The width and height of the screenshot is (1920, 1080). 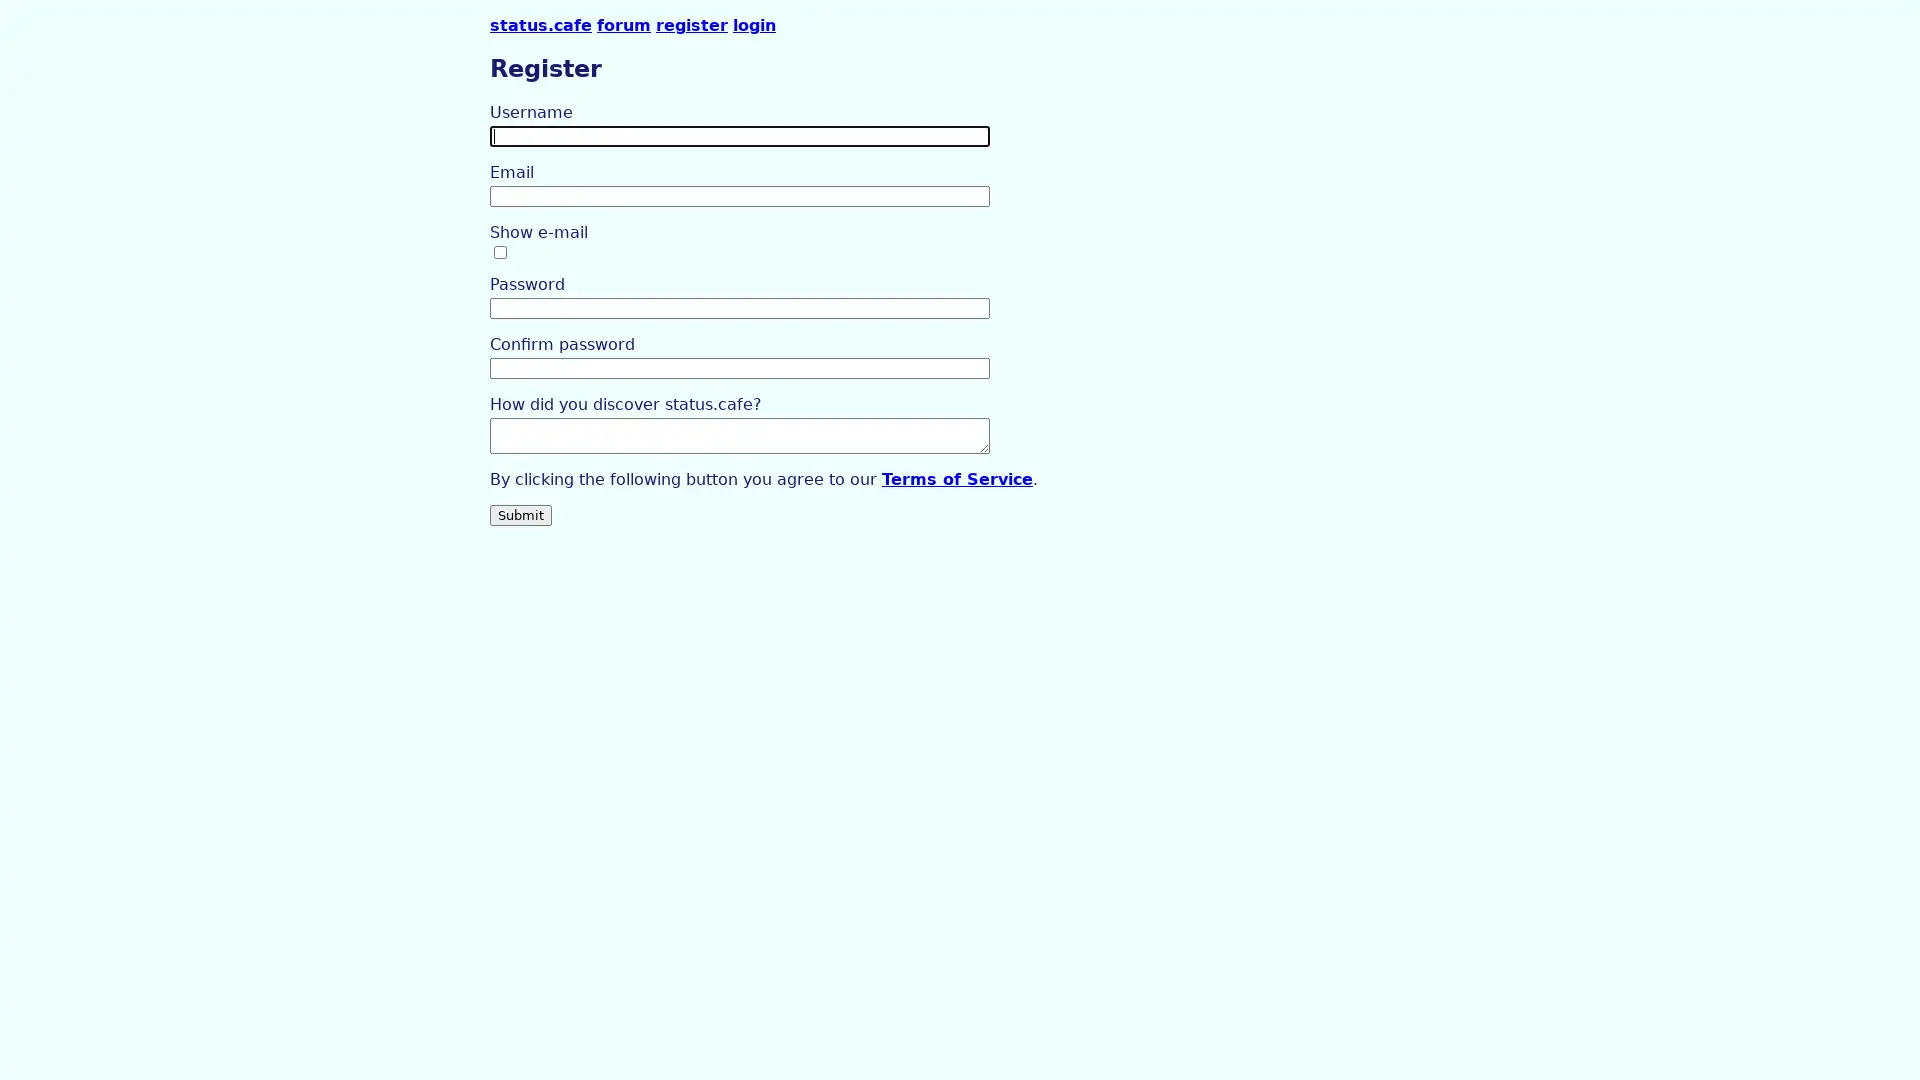 I want to click on Submit, so click(x=521, y=513).